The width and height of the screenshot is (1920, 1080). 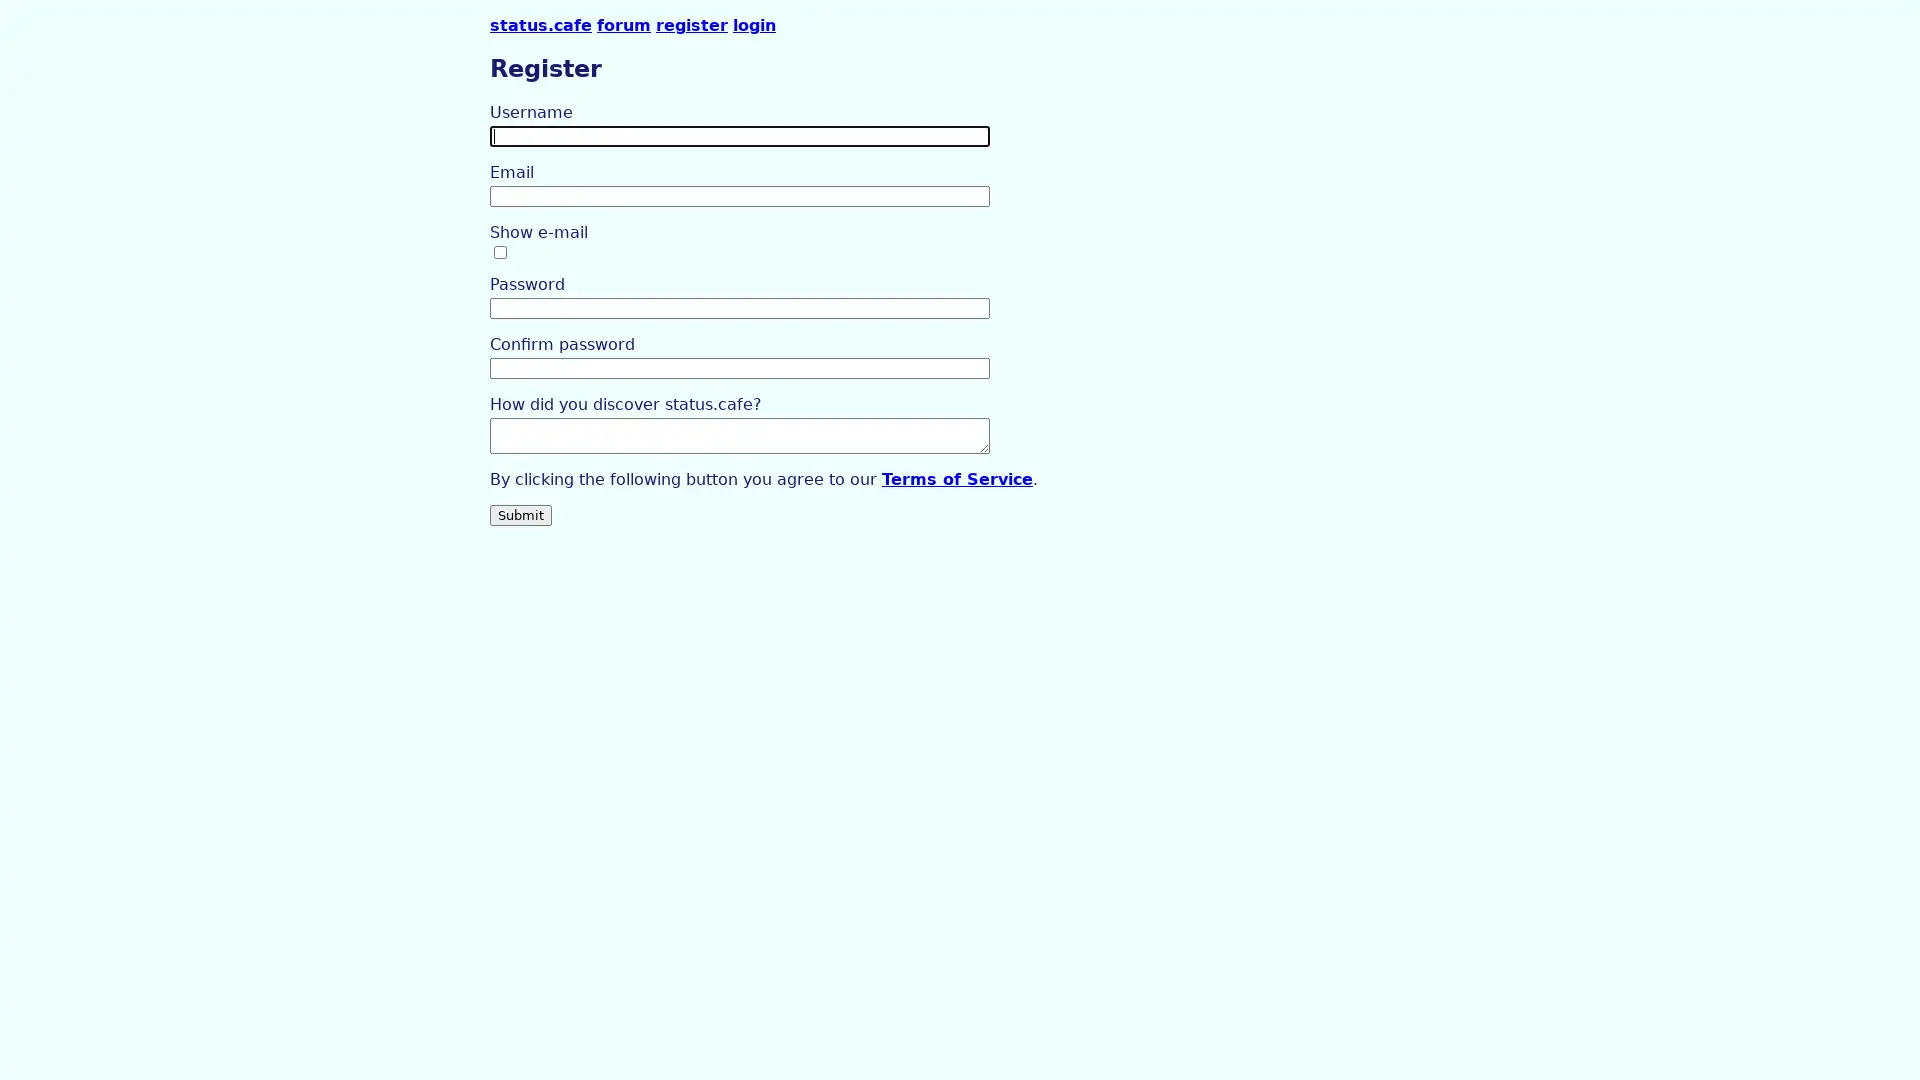 I want to click on Submit, so click(x=521, y=513).